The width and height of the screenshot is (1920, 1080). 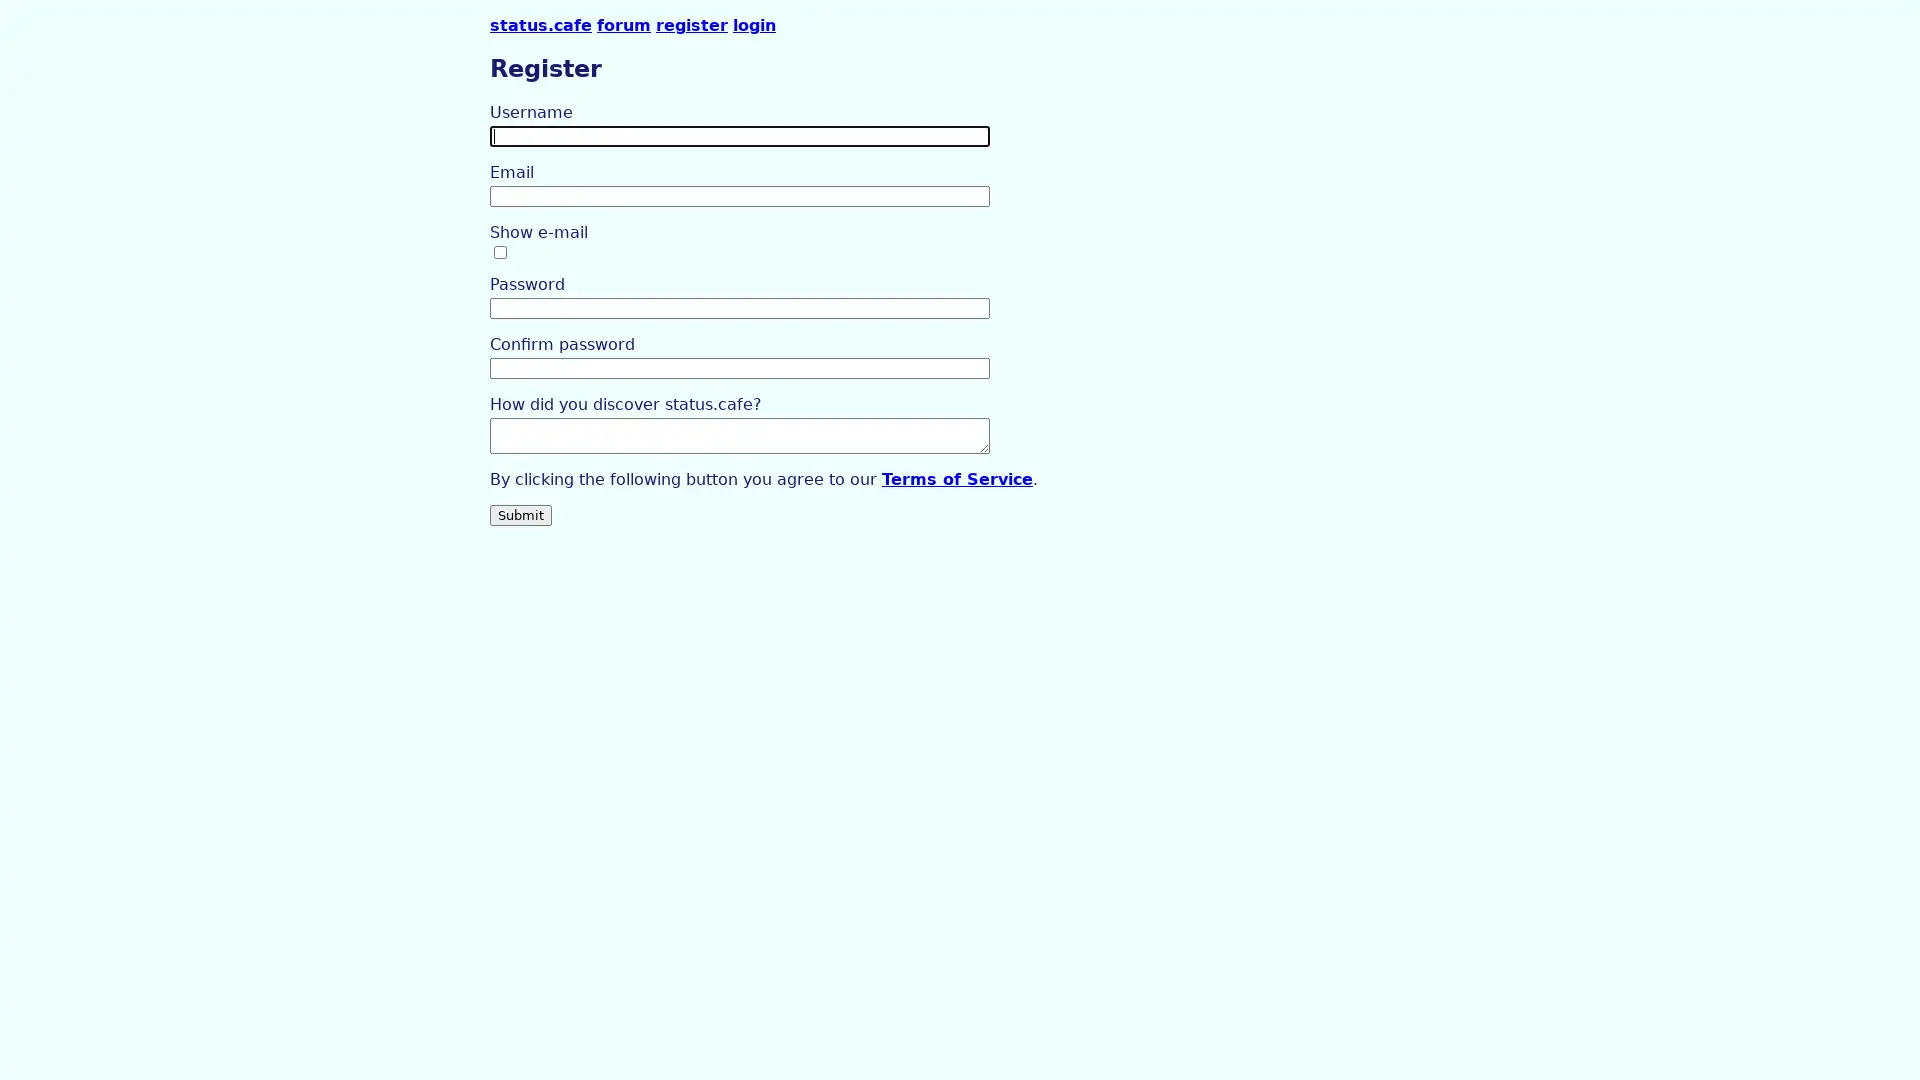 I want to click on Submit, so click(x=521, y=513).